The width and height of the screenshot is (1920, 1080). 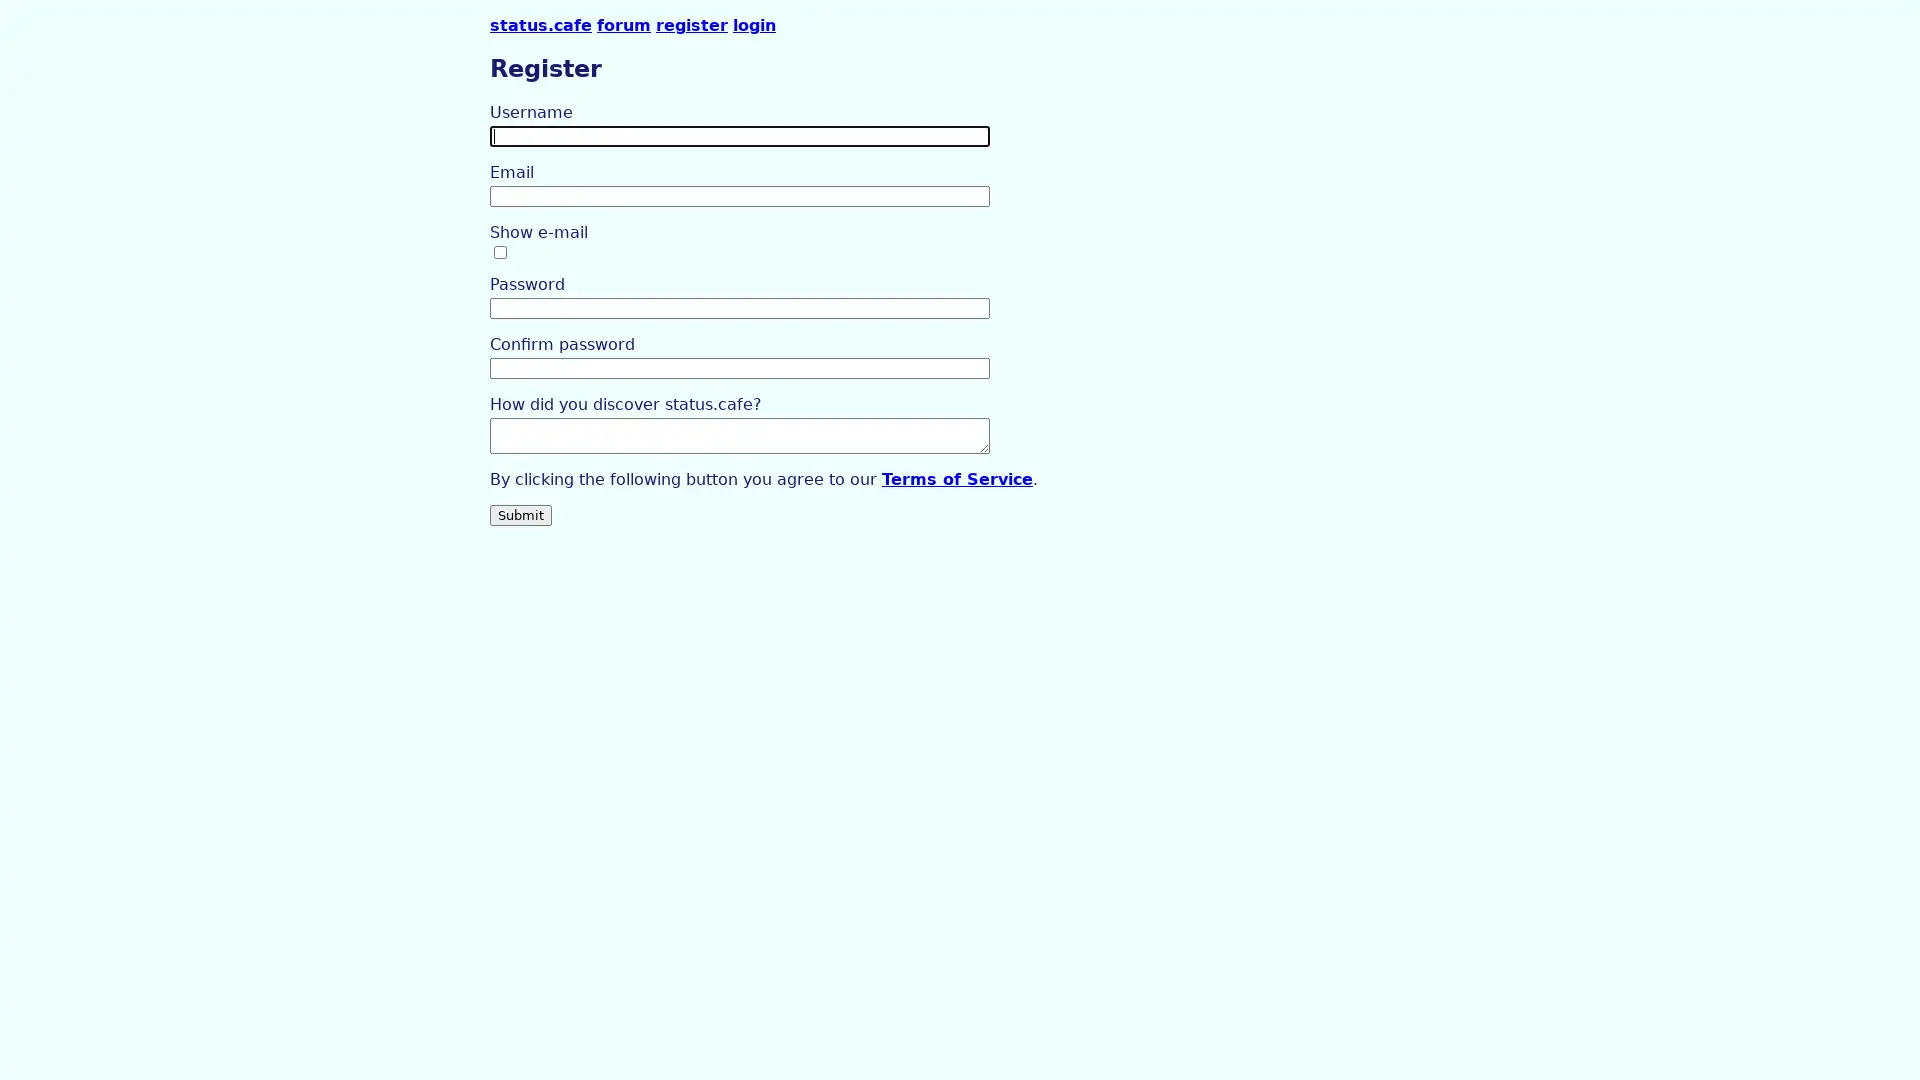 I want to click on Submit, so click(x=521, y=513).